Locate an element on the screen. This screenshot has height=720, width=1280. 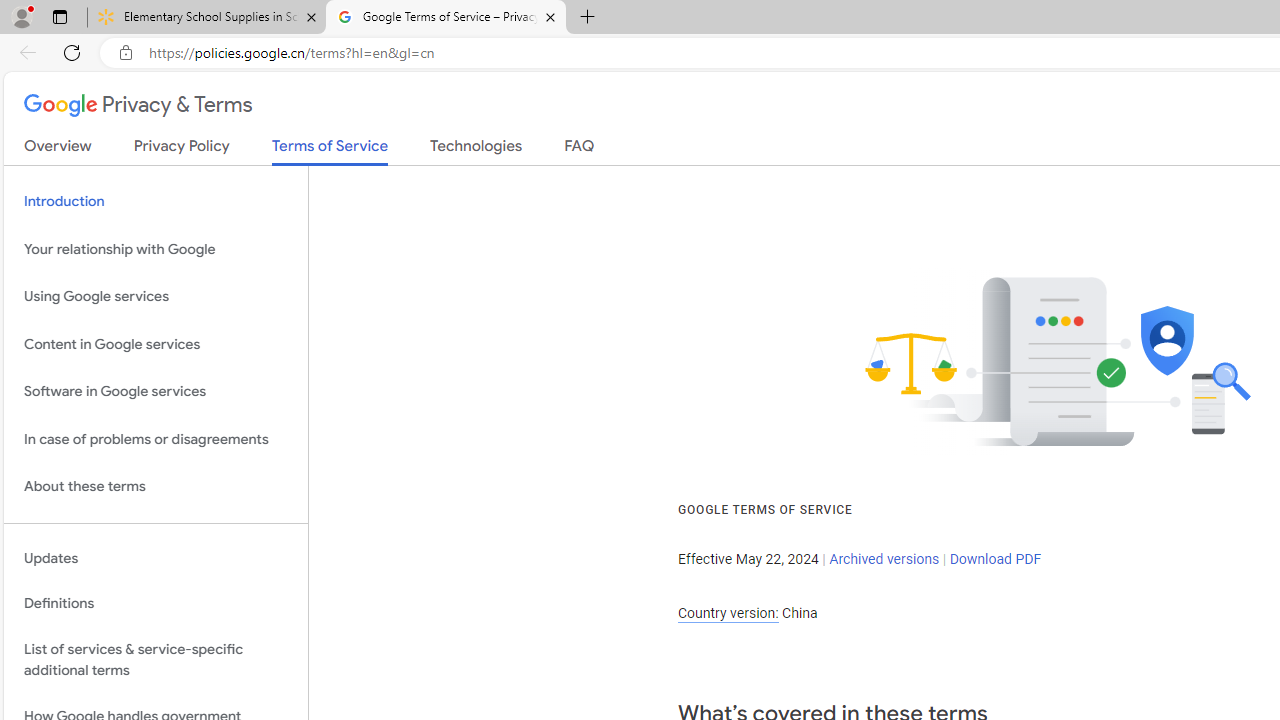
'List of services & service-specific additional terms' is located at coordinates (155, 660).